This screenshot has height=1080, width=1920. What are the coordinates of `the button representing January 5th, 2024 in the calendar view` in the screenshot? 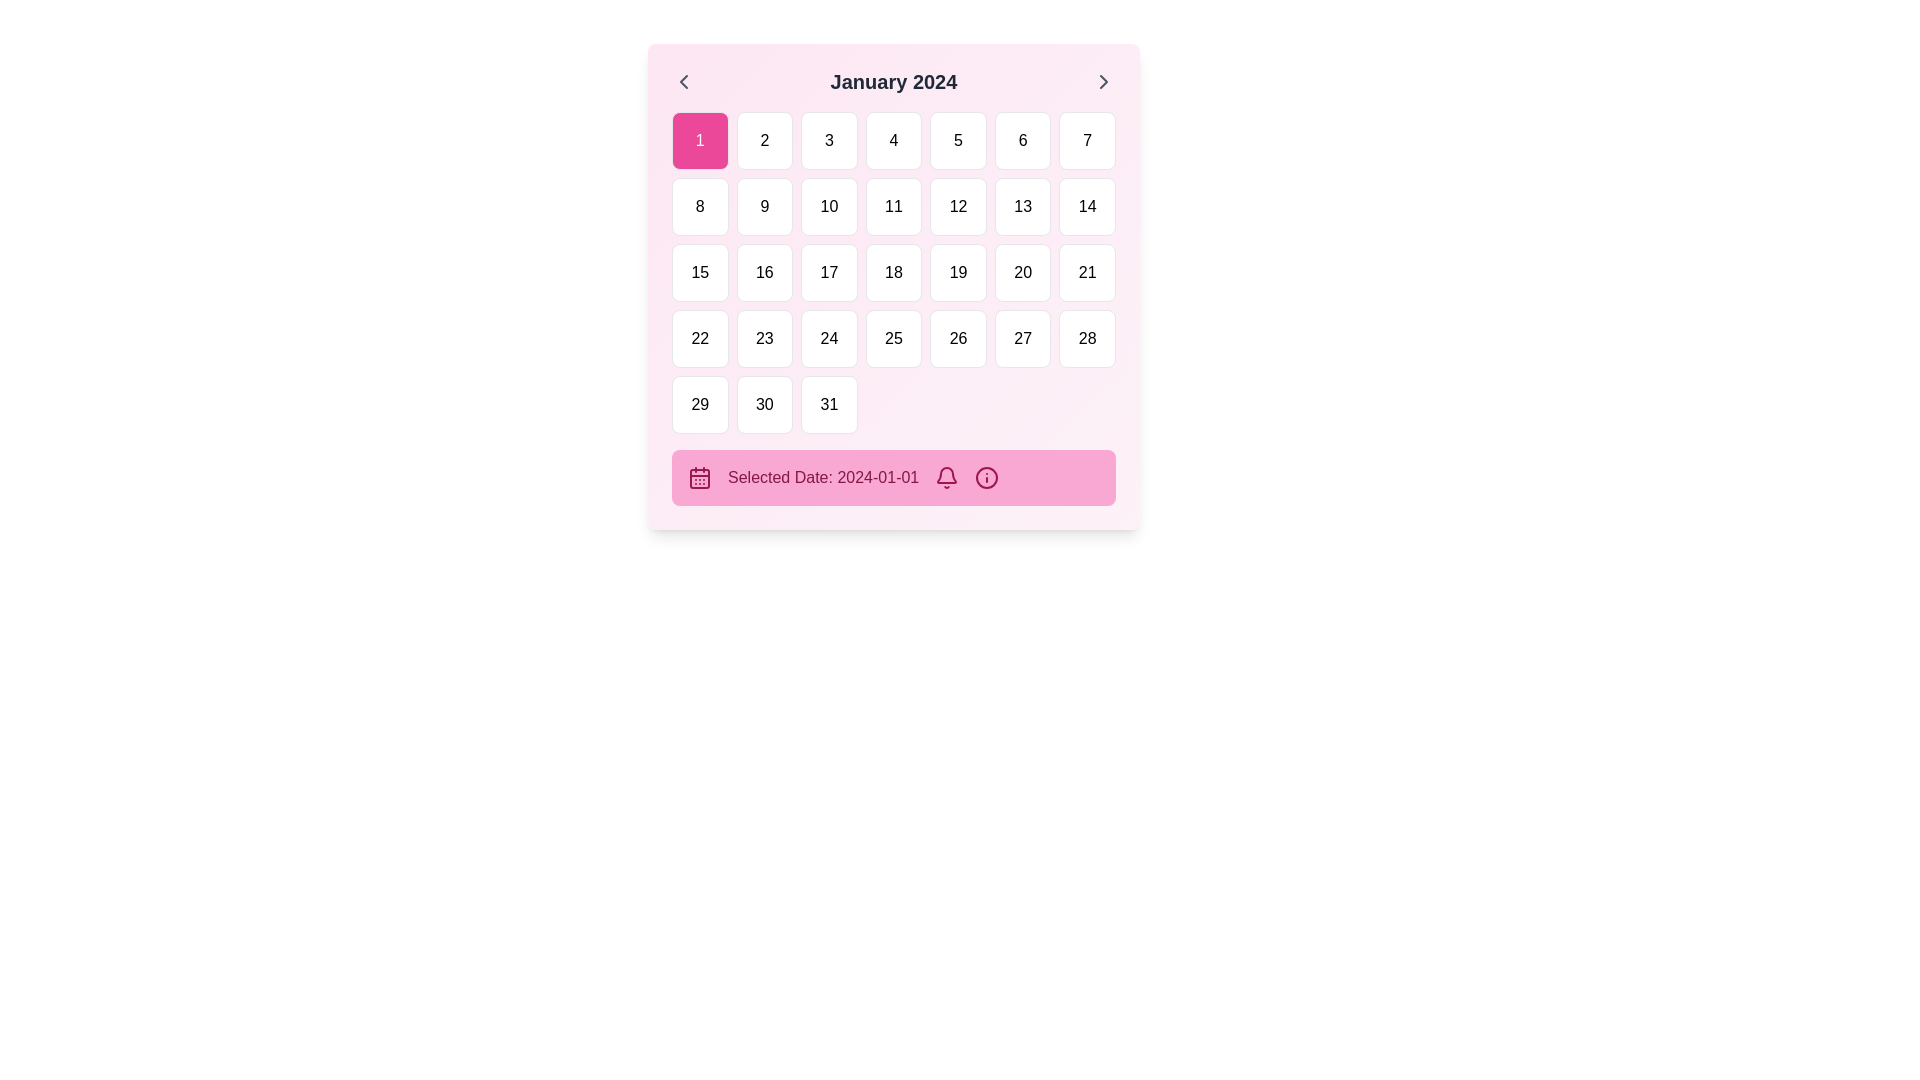 It's located at (957, 140).